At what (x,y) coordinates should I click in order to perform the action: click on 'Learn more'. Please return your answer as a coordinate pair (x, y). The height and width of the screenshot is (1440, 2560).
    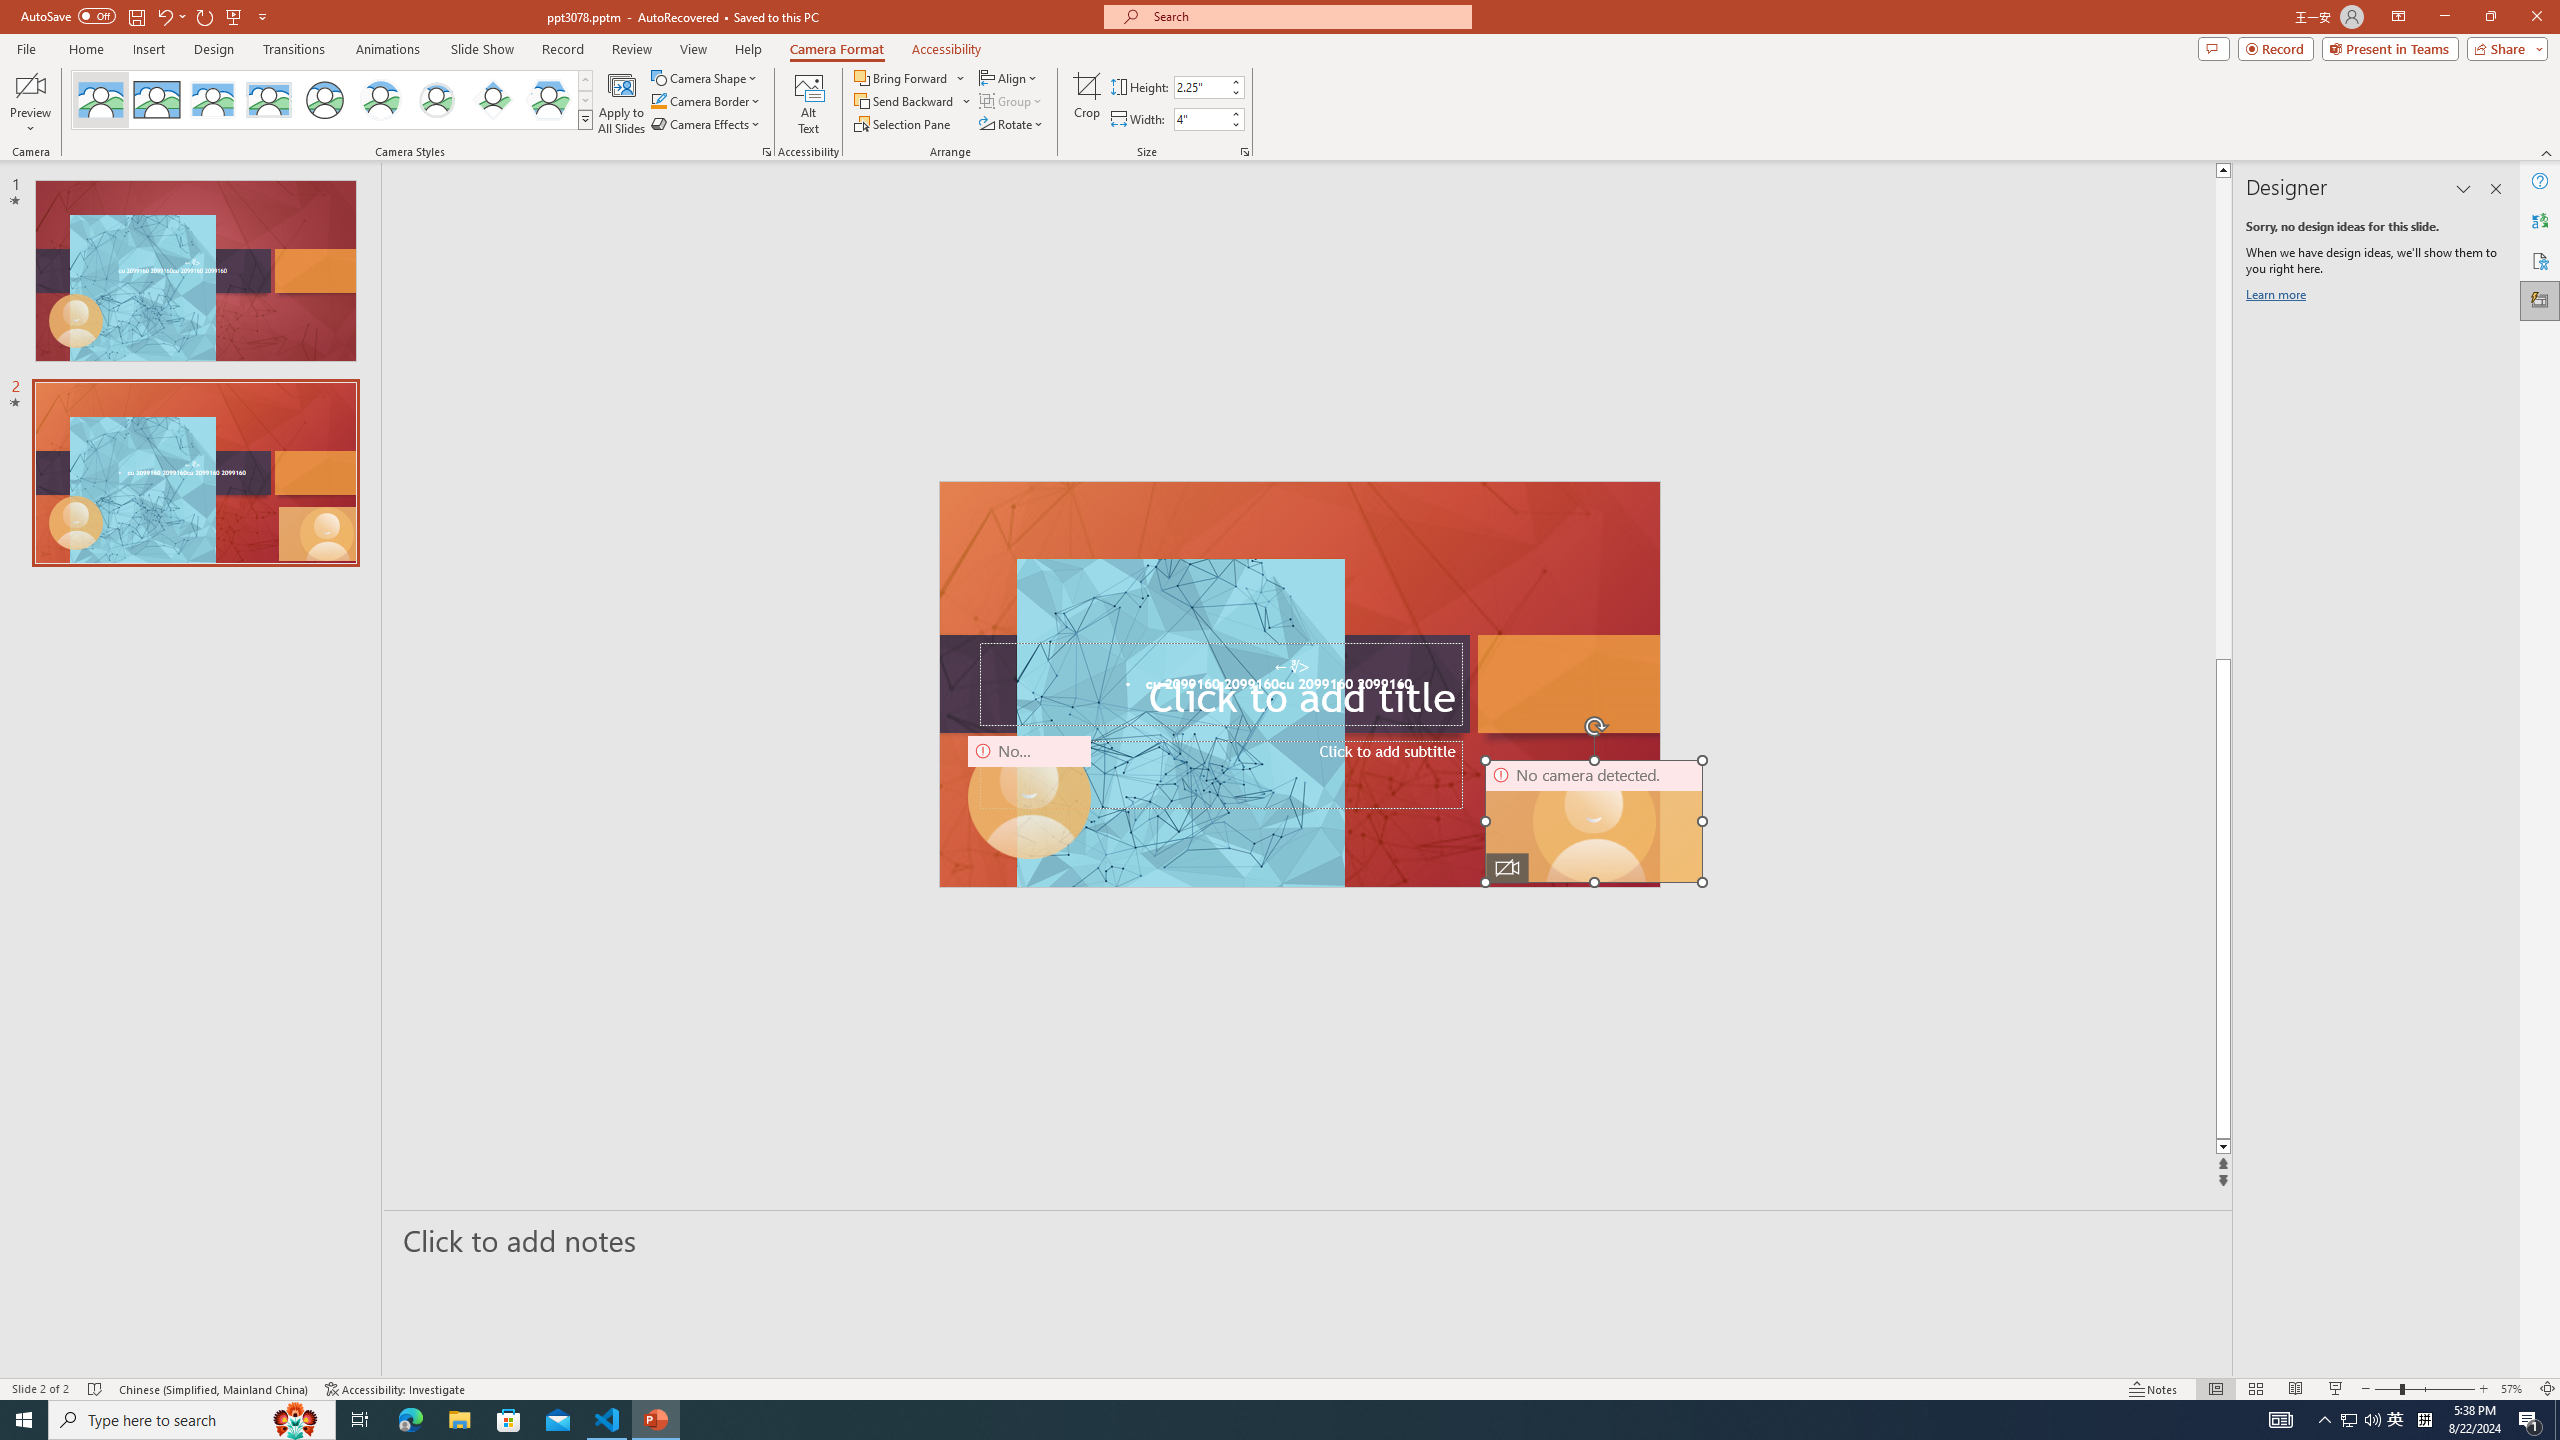
    Looking at the image, I should click on (2278, 298).